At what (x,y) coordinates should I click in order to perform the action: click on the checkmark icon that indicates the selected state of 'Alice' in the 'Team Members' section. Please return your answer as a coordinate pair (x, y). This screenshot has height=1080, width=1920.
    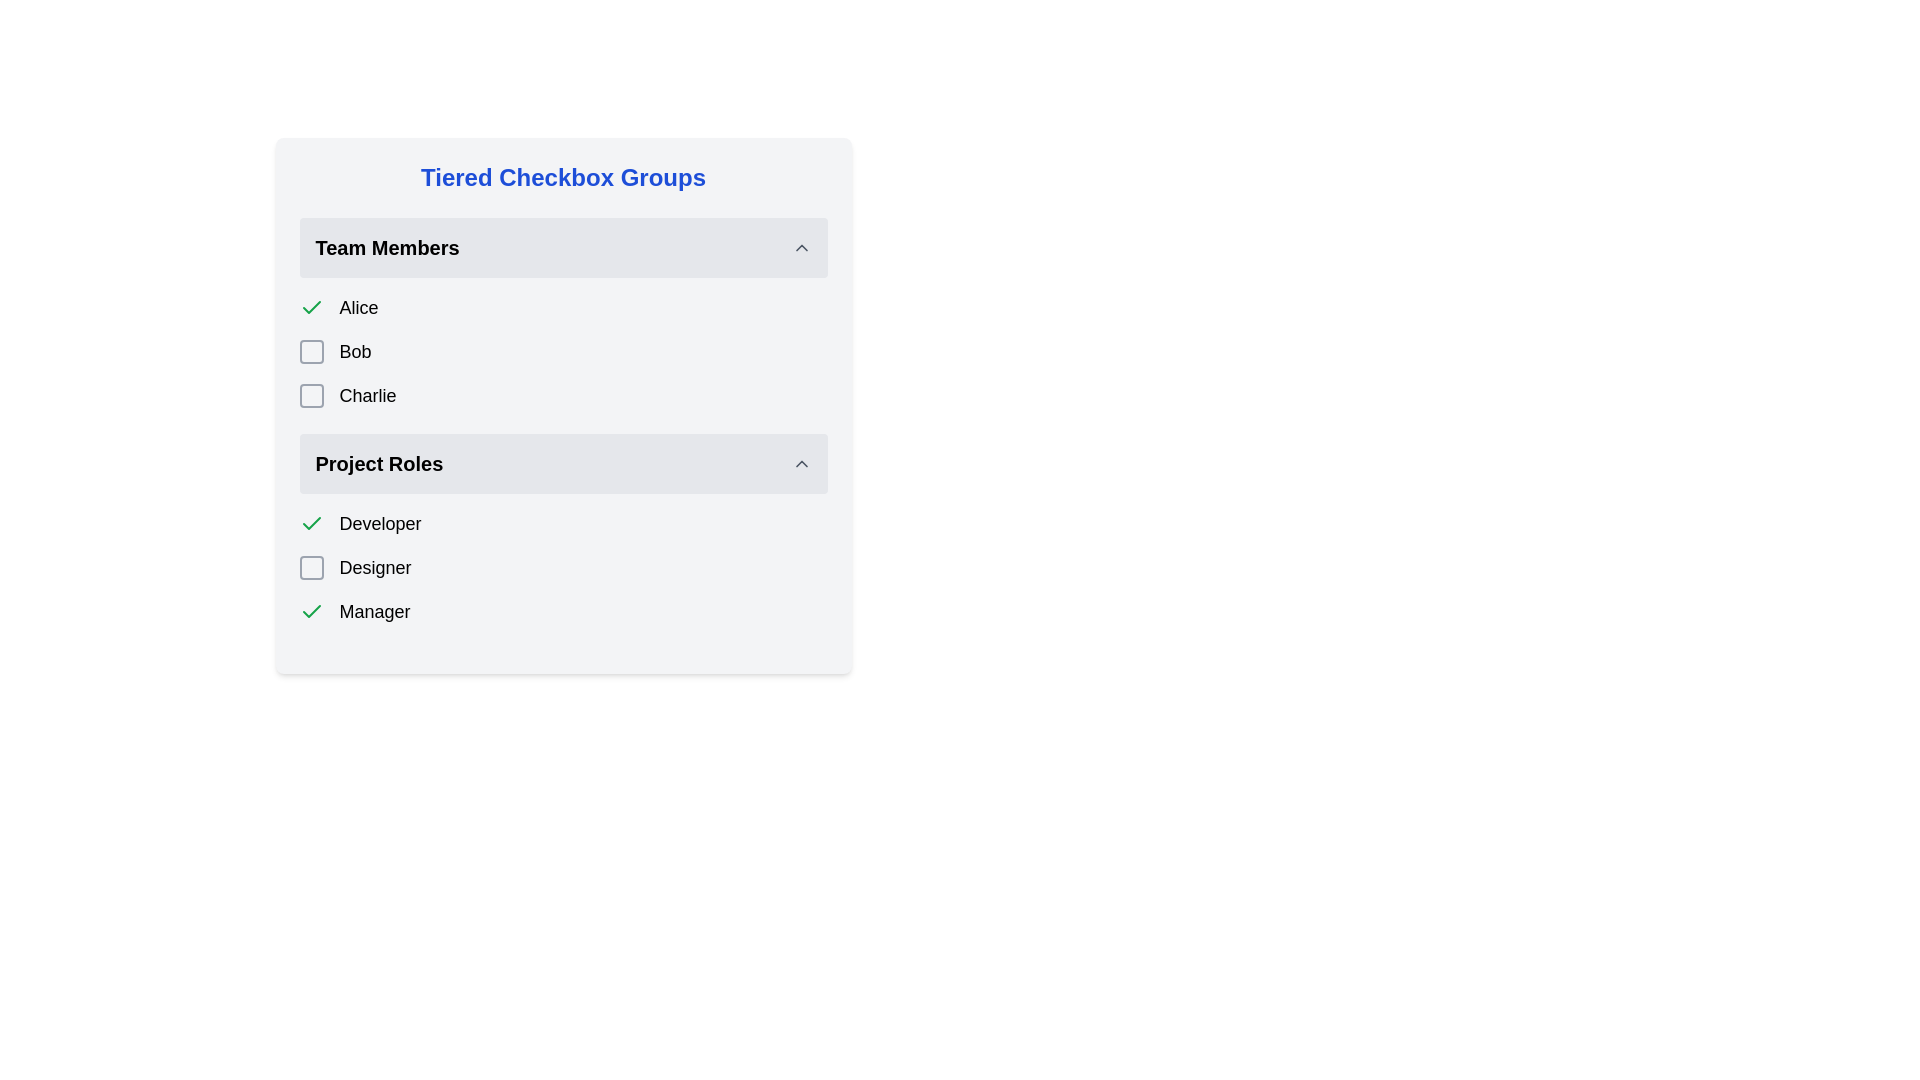
    Looking at the image, I should click on (310, 308).